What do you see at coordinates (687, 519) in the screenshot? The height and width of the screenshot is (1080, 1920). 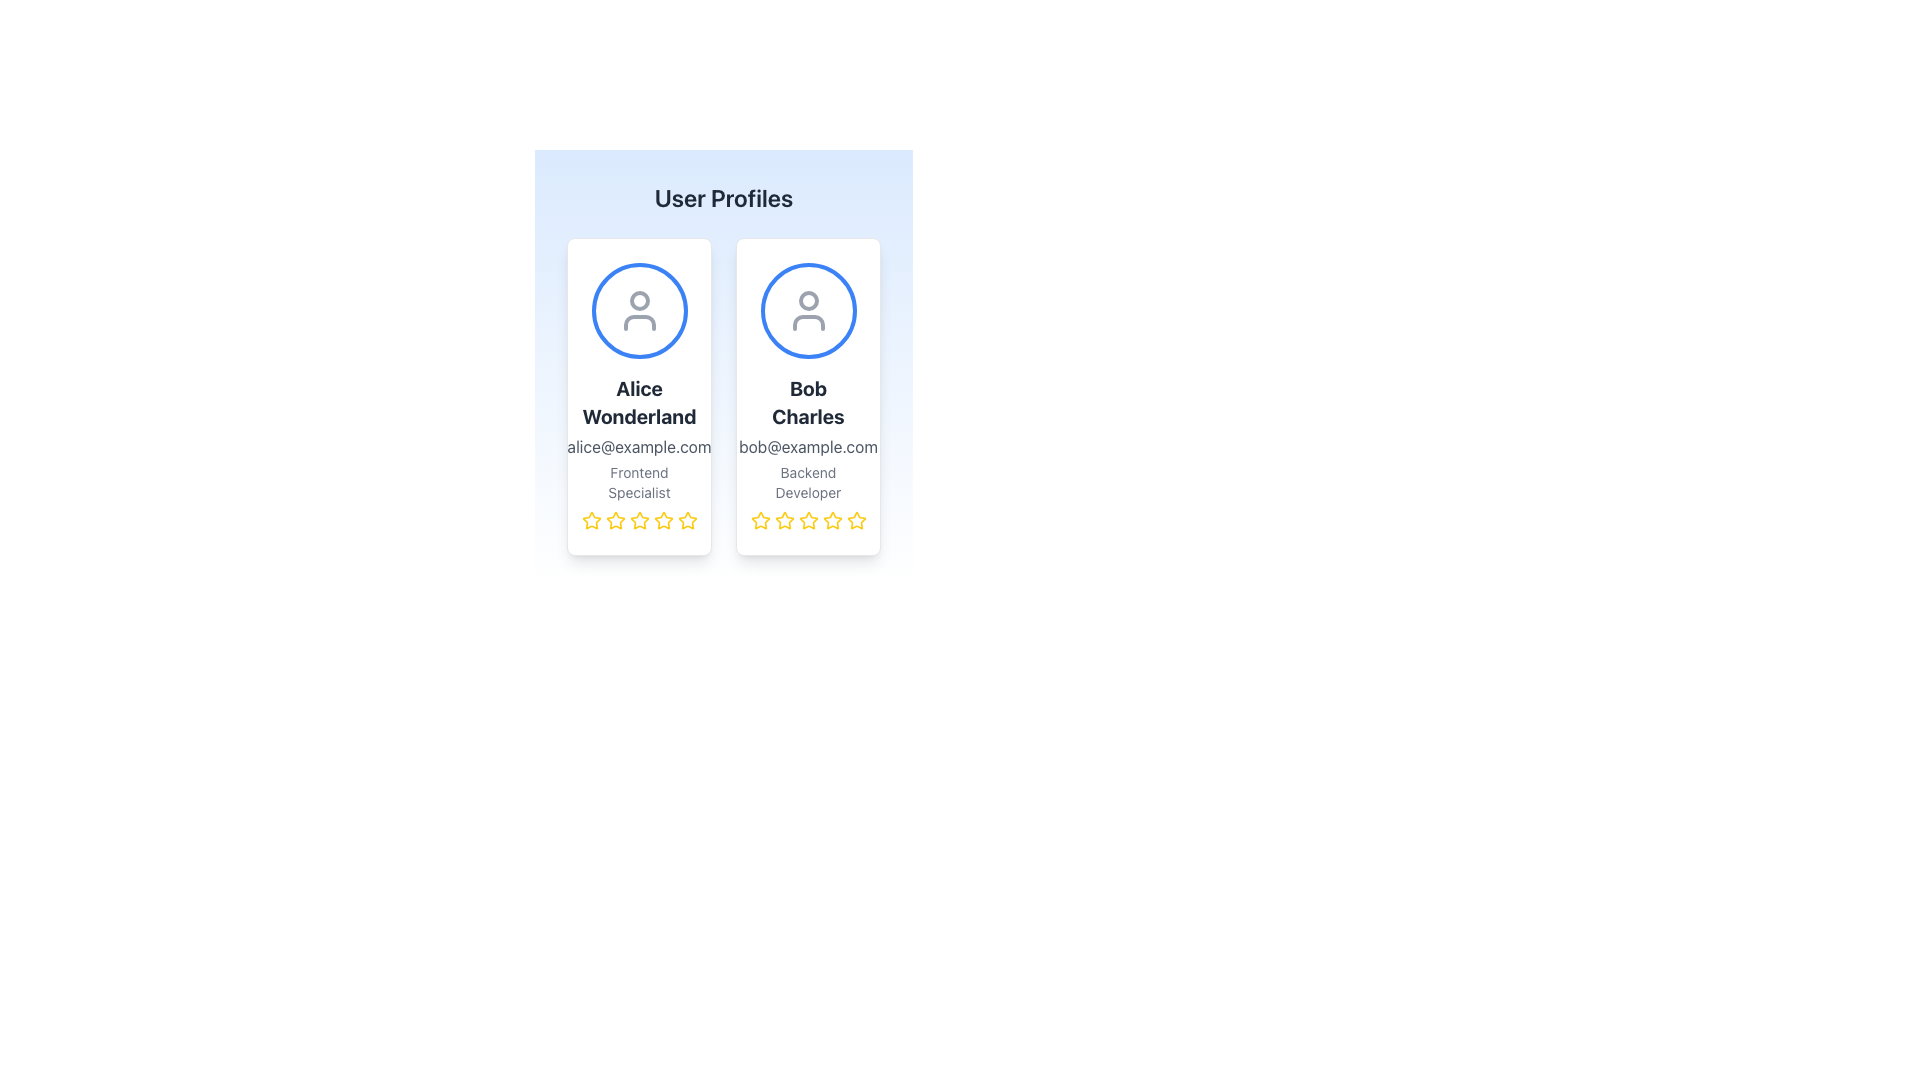 I see `the fifth star icon below the profile of 'Alice Wonderland' to rate the profile` at bounding box center [687, 519].